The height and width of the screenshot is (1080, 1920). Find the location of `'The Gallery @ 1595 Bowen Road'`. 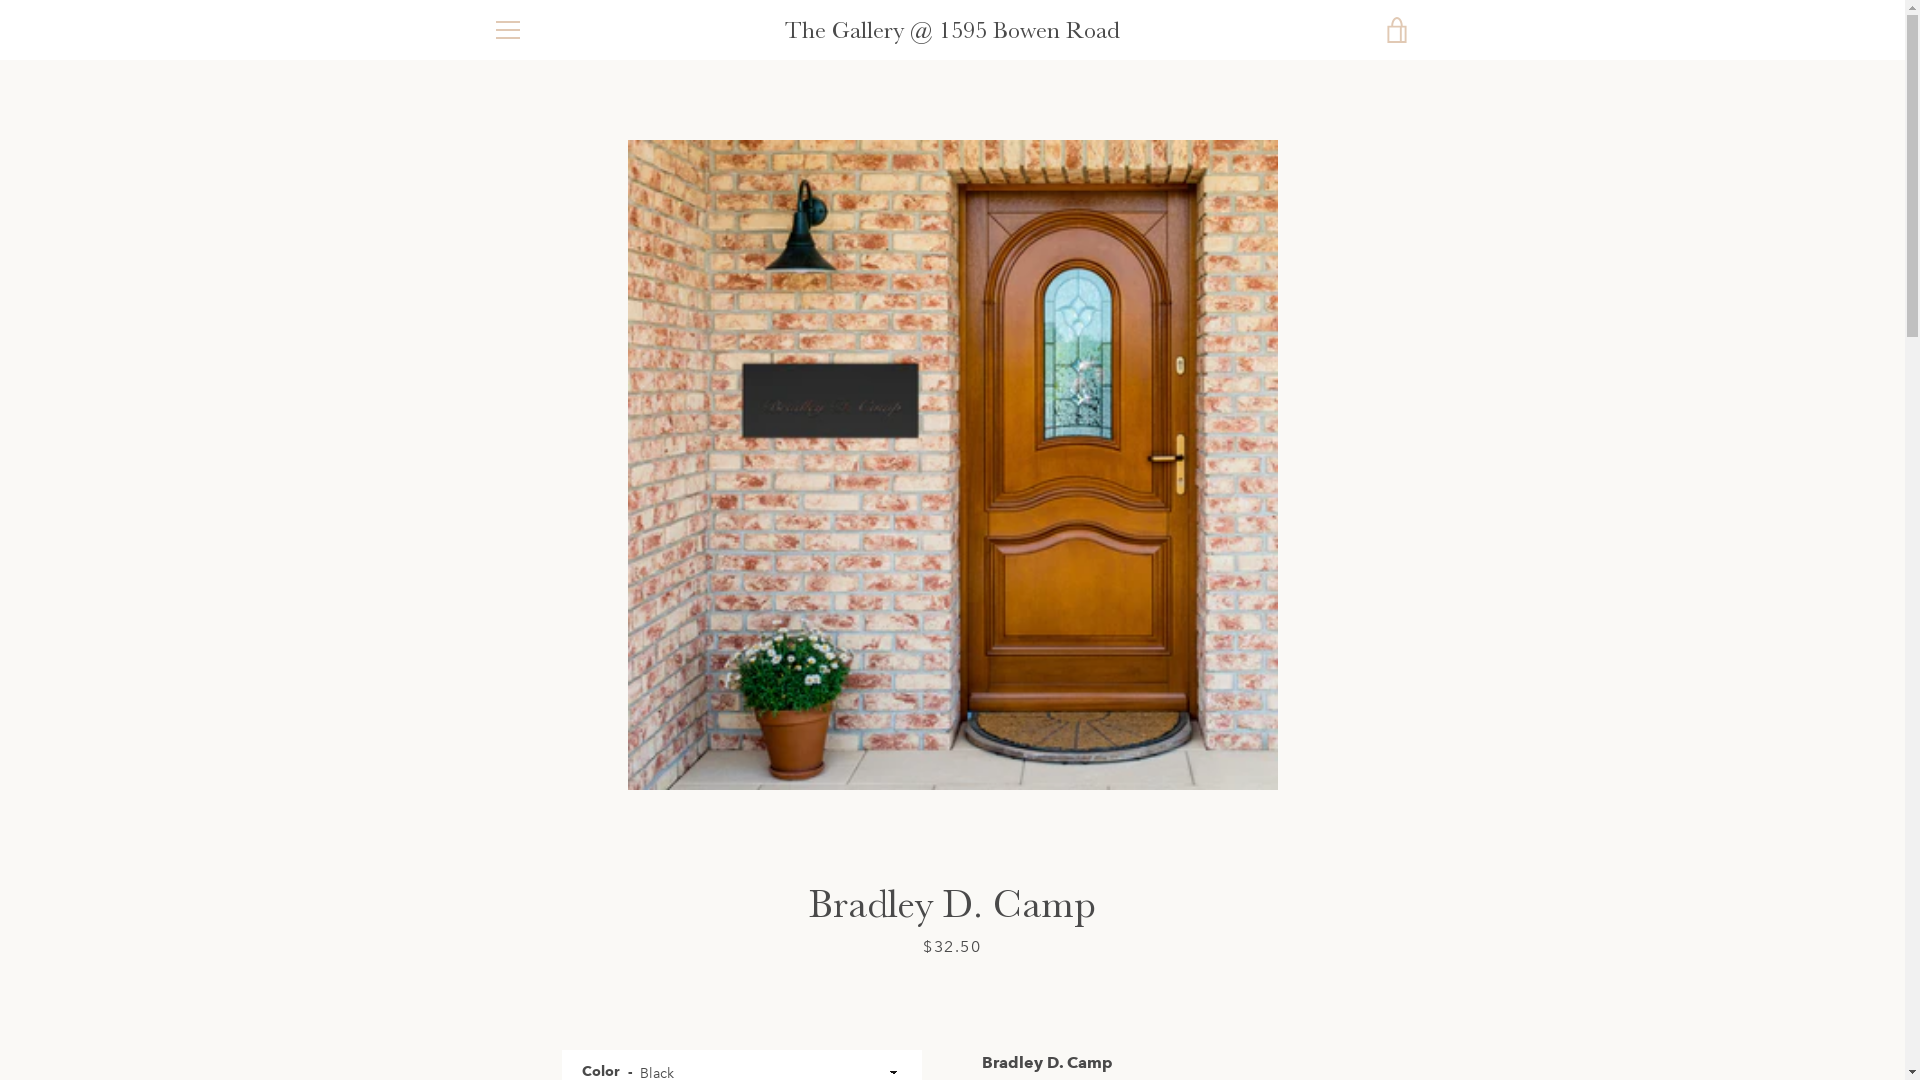

'The Gallery @ 1595 Bowen Road' is located at coordinates (911, 998).